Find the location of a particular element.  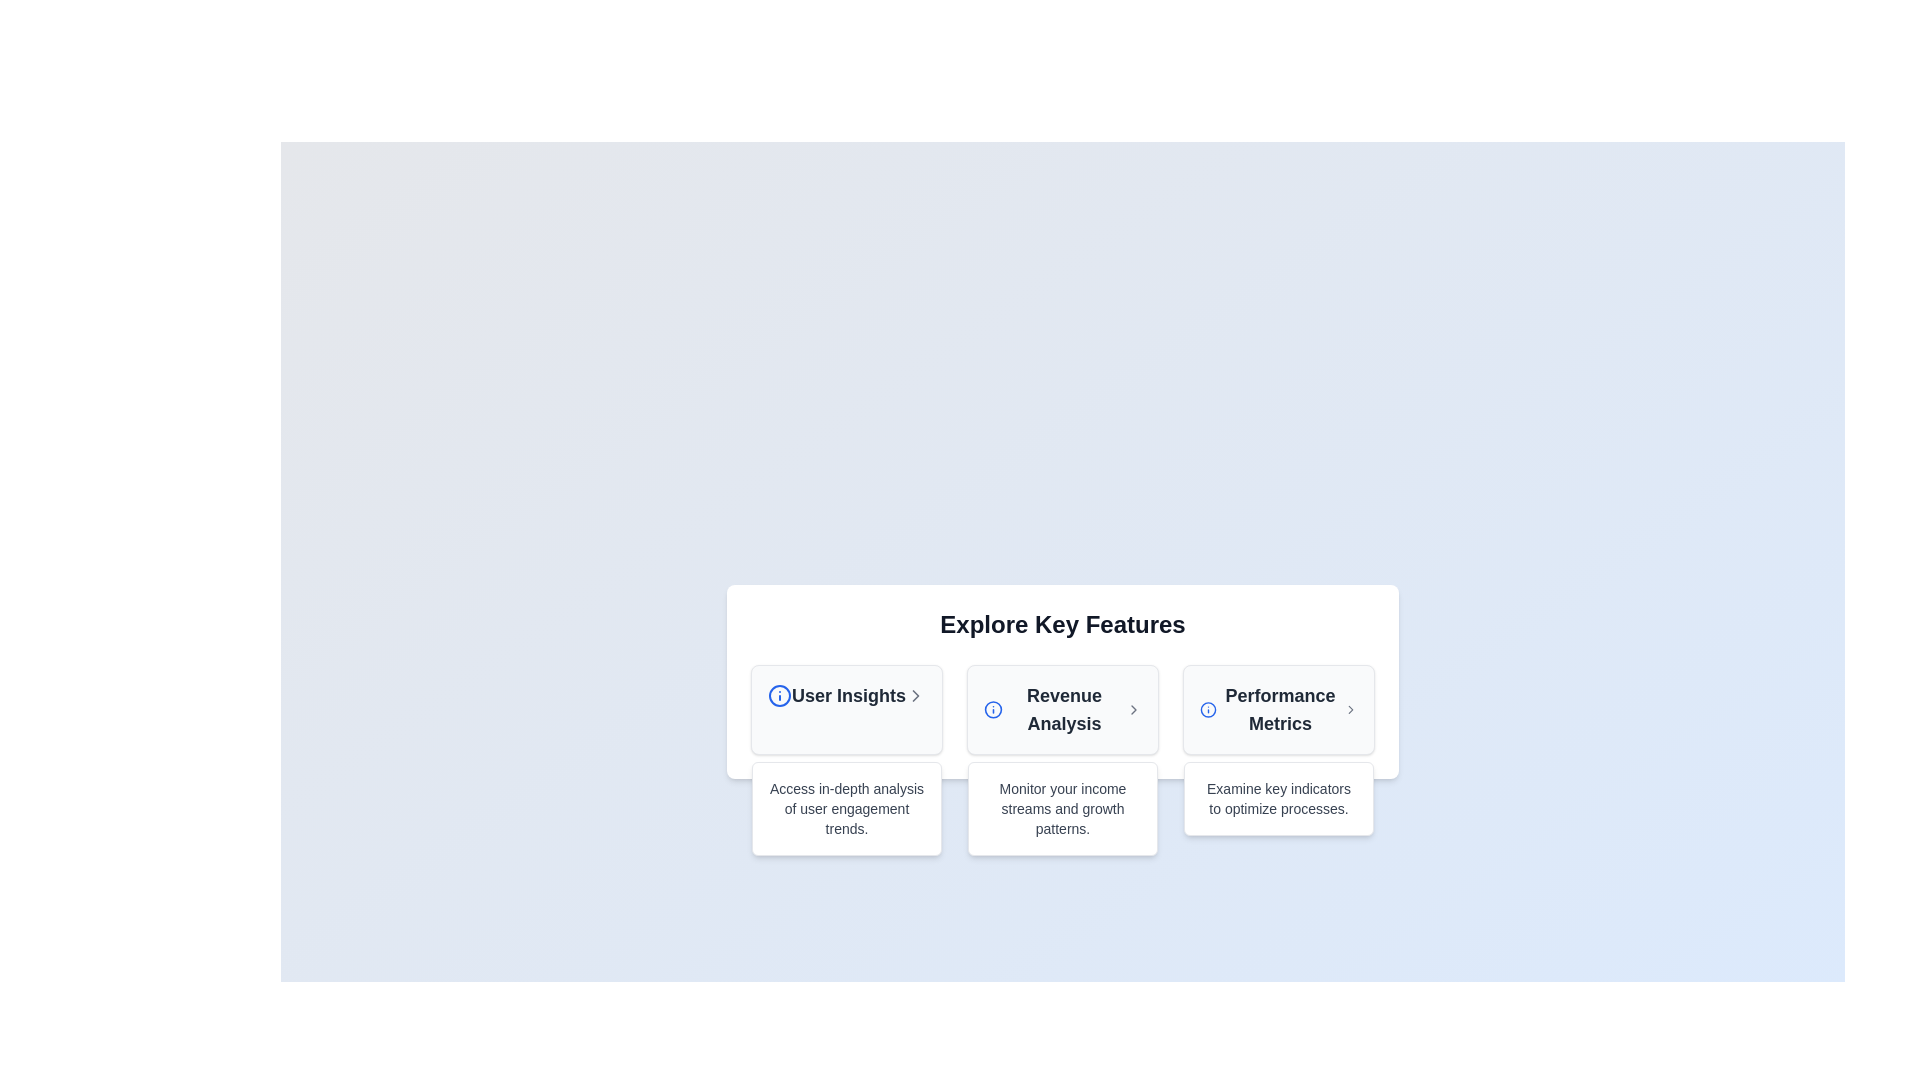

the revenue analysis card located in the middle of the horizontal row under the heading 'Explore Key Features' is located at coordinates (1061, 708).